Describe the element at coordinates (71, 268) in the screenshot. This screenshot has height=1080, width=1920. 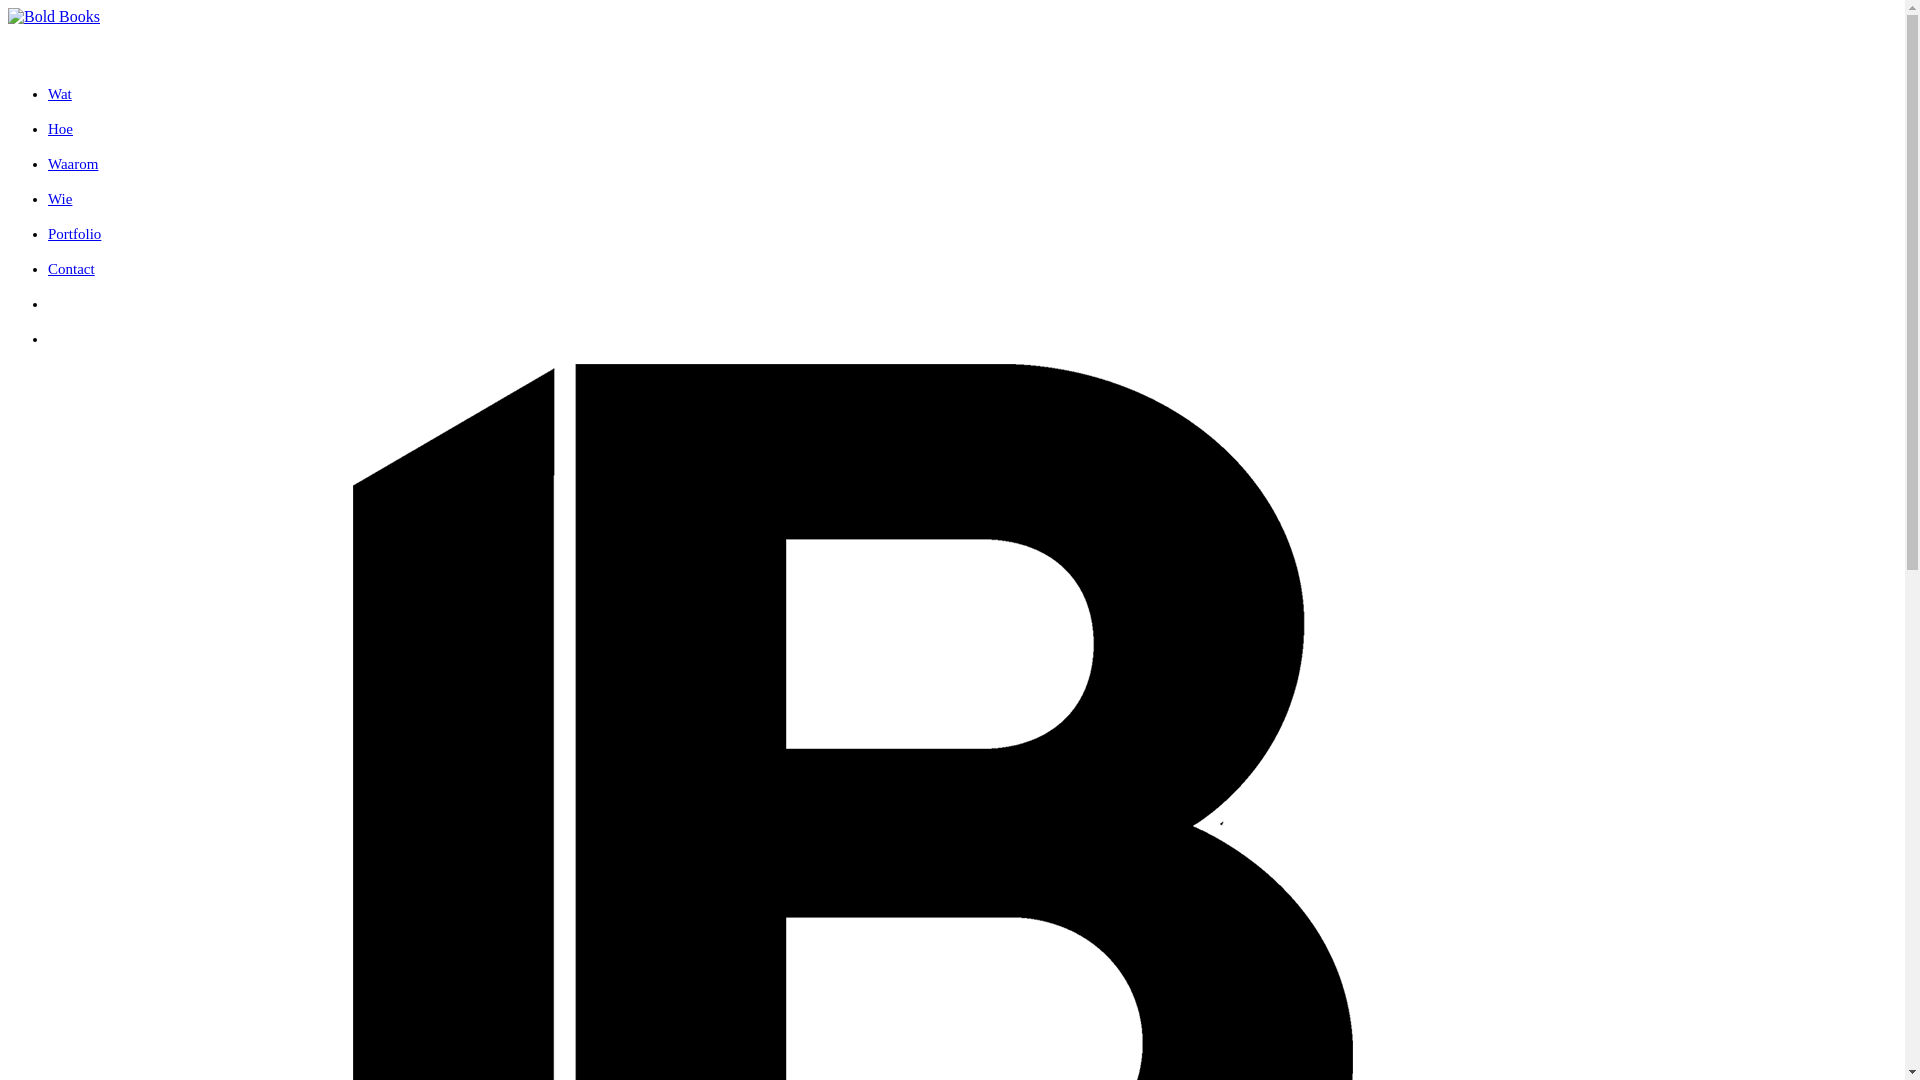
I see `'Contact'` at that location.